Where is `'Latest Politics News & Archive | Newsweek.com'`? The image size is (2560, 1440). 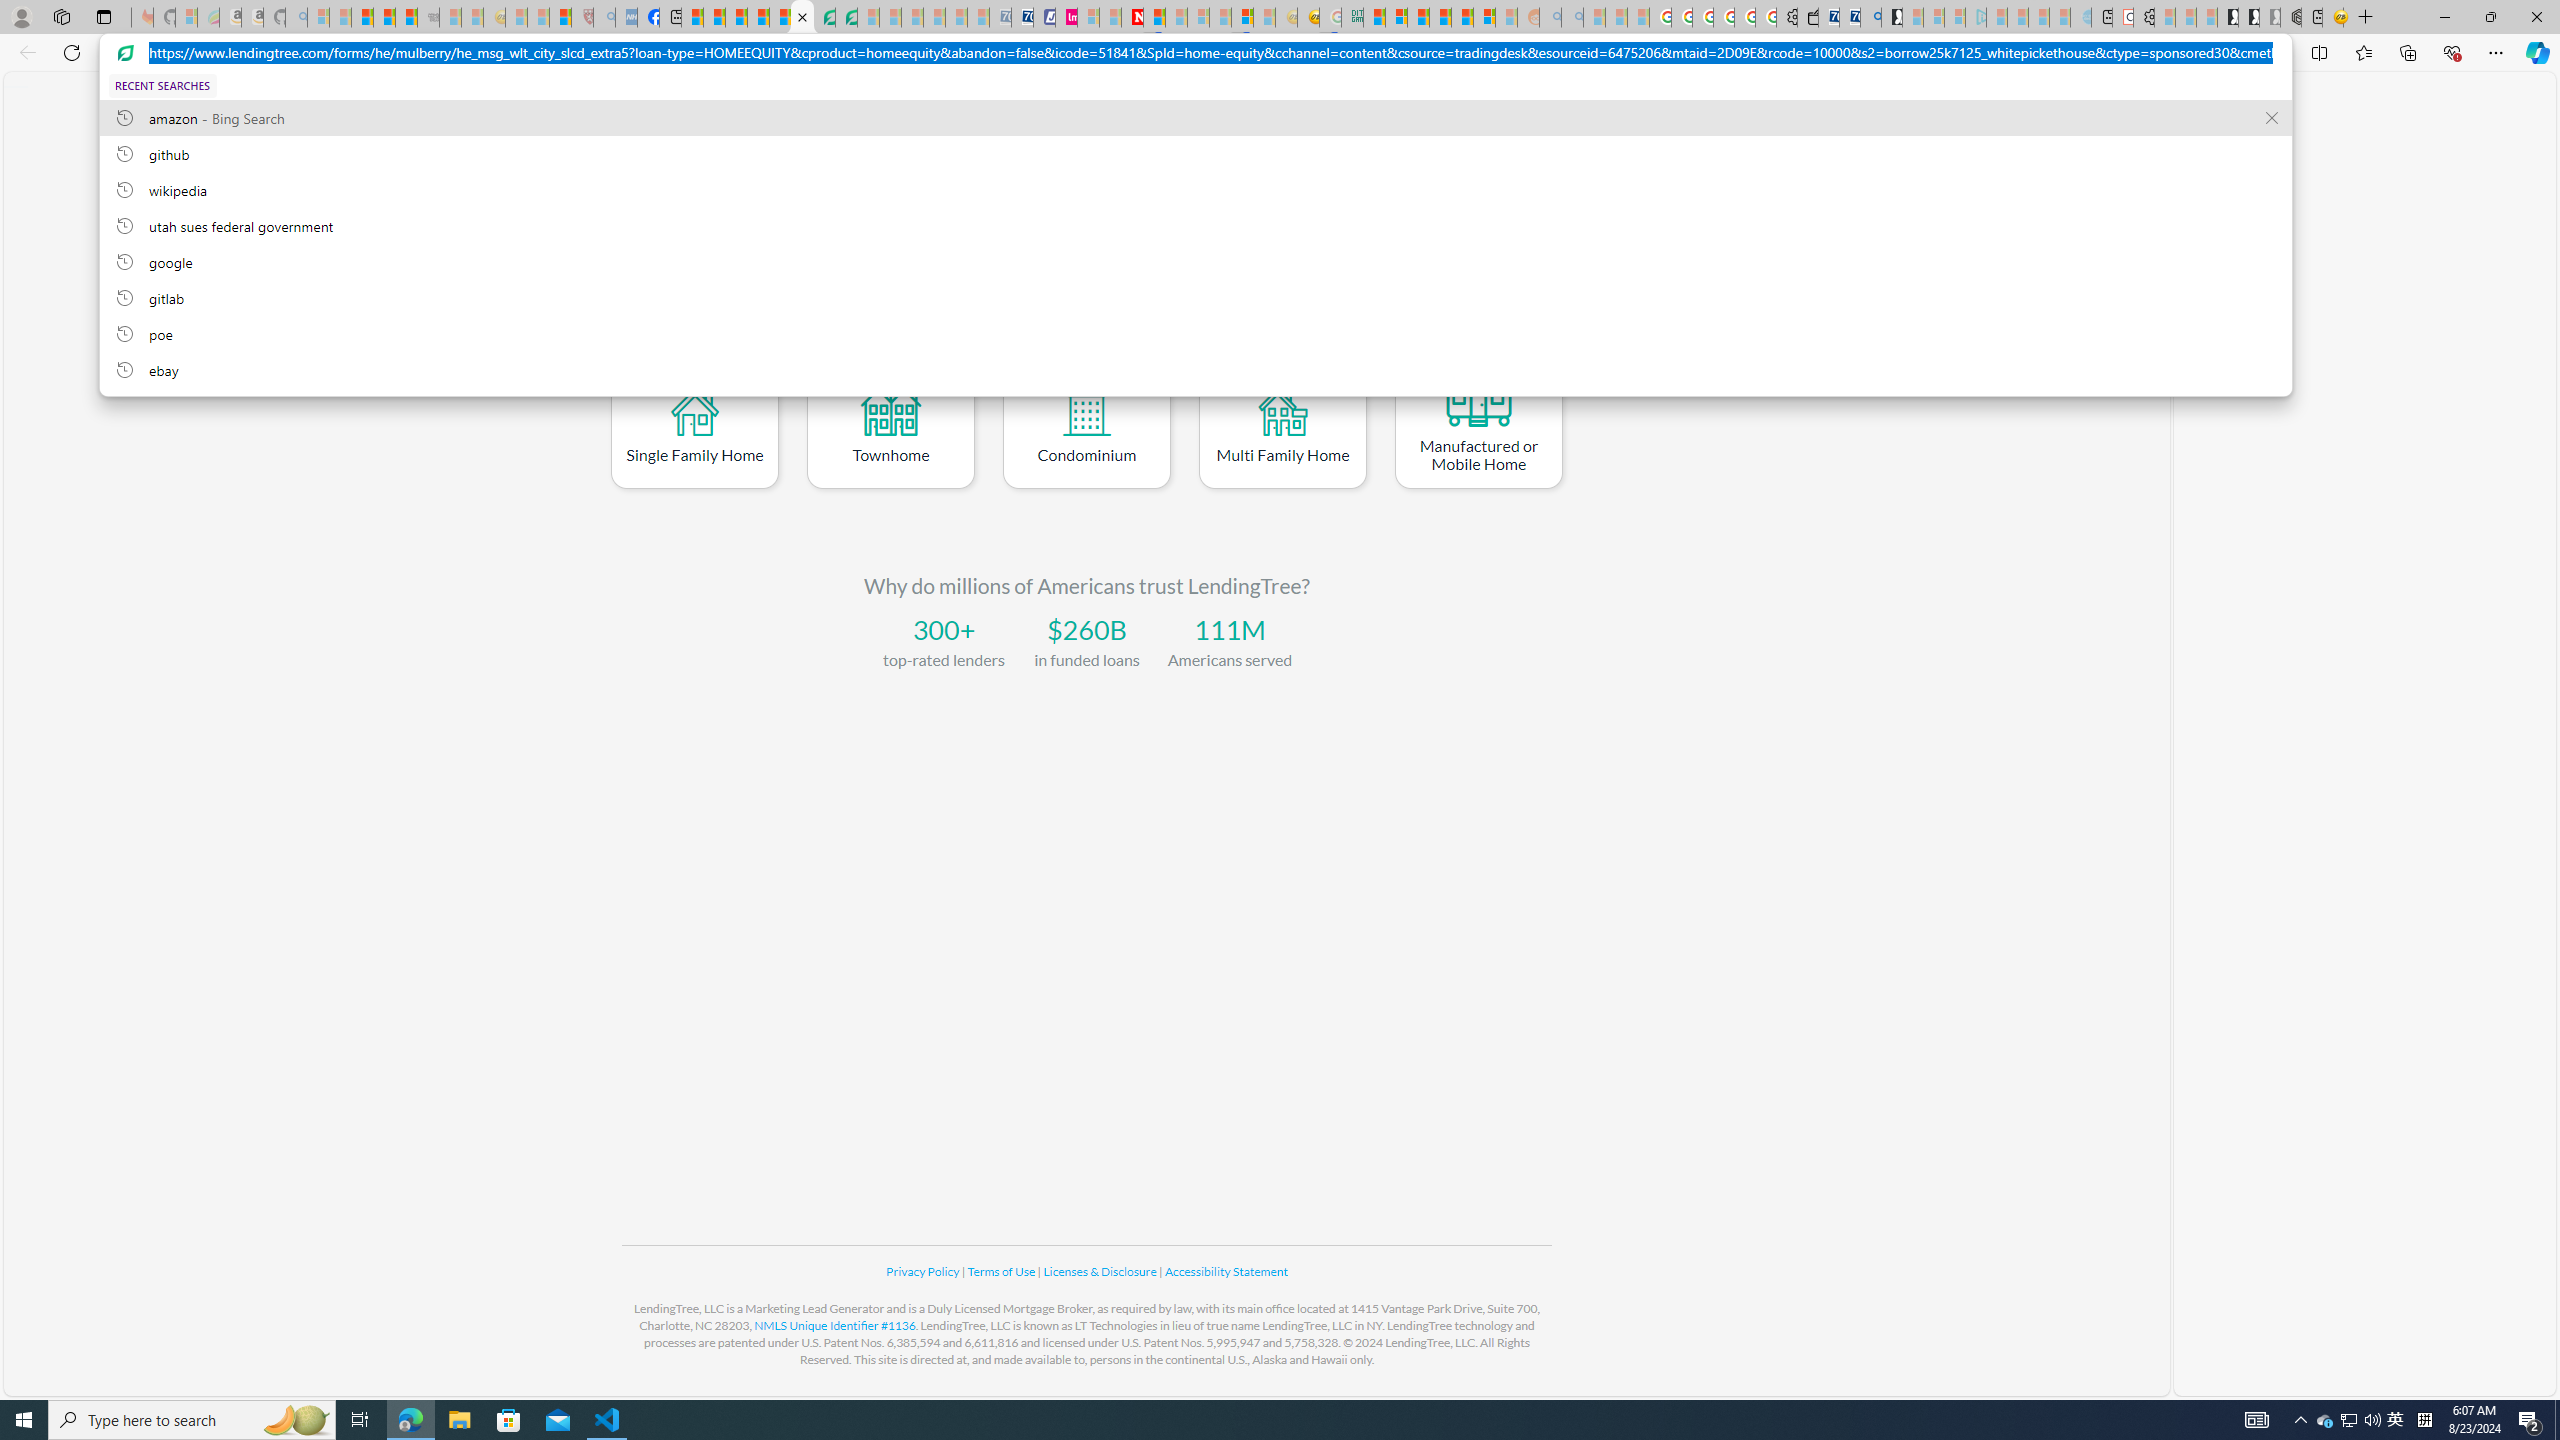
'Latest Politics News & Archive | Newsweek.com' is located at coordinates (1132, 16).